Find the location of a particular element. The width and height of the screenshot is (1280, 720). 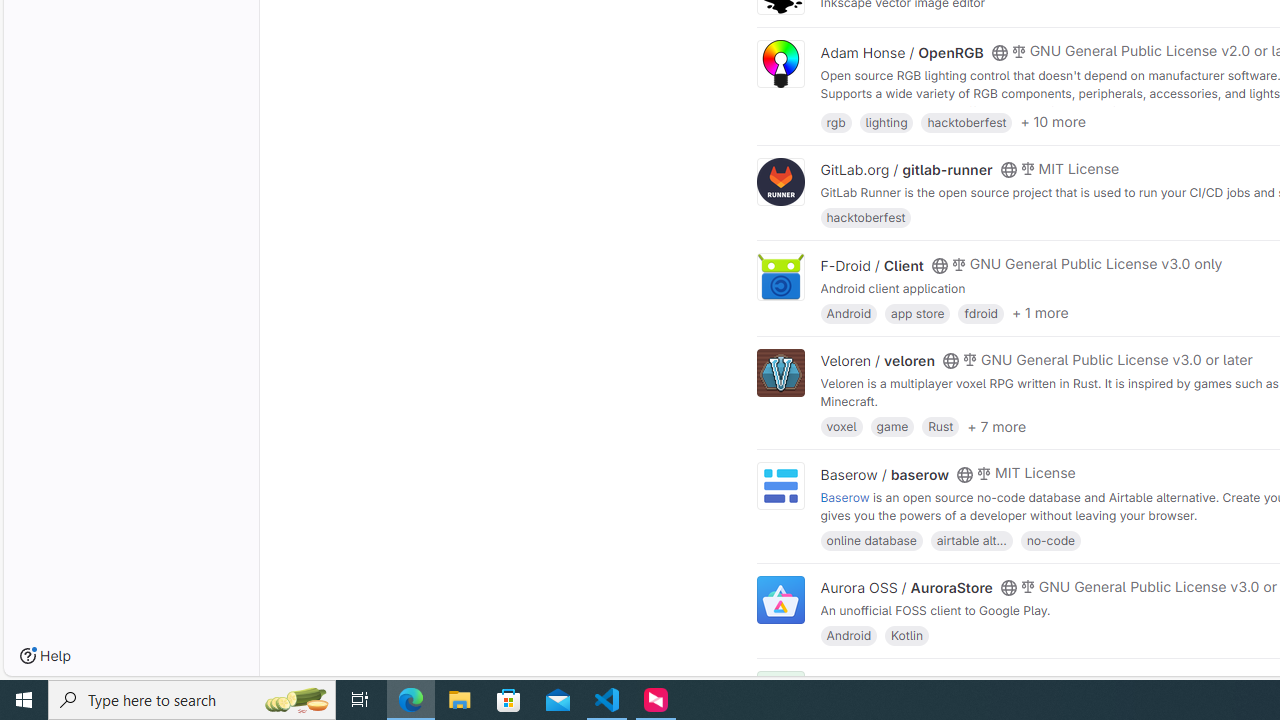

'F-Droid / Client' is located at coordinates (872, 264).